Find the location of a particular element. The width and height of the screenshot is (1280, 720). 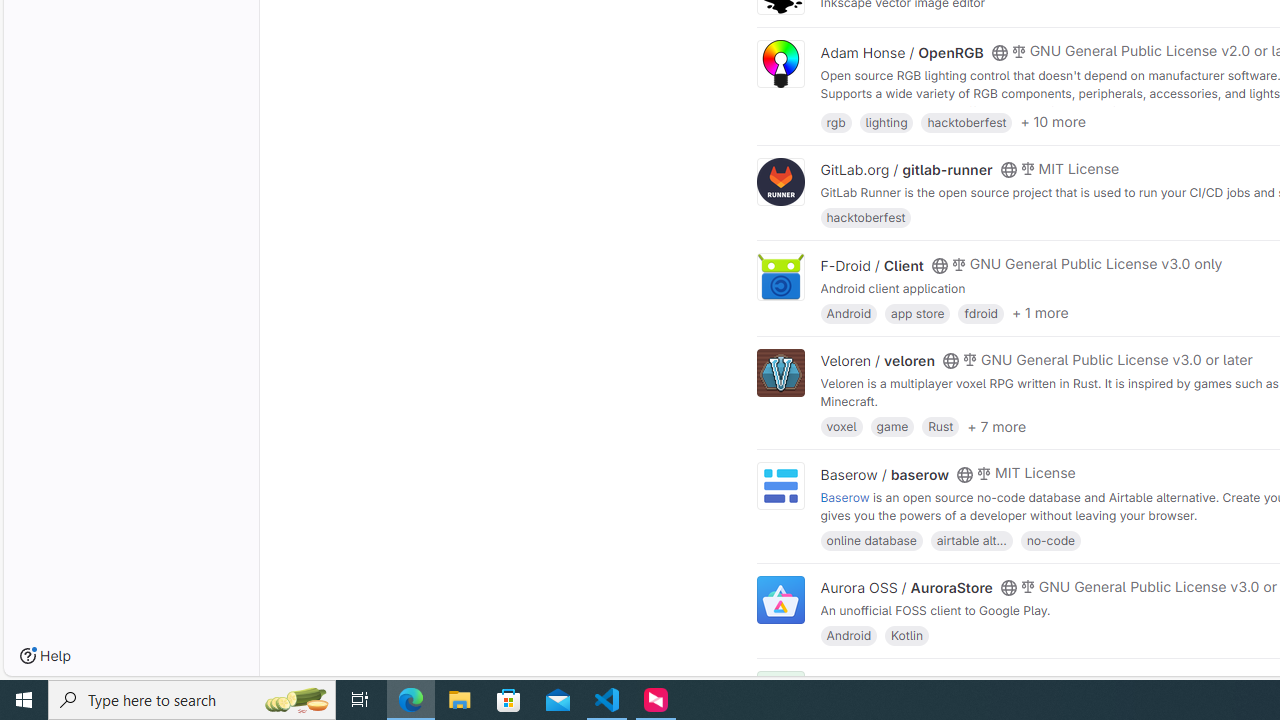

'F-Droid / Client' is located at coordinates (872, 264).